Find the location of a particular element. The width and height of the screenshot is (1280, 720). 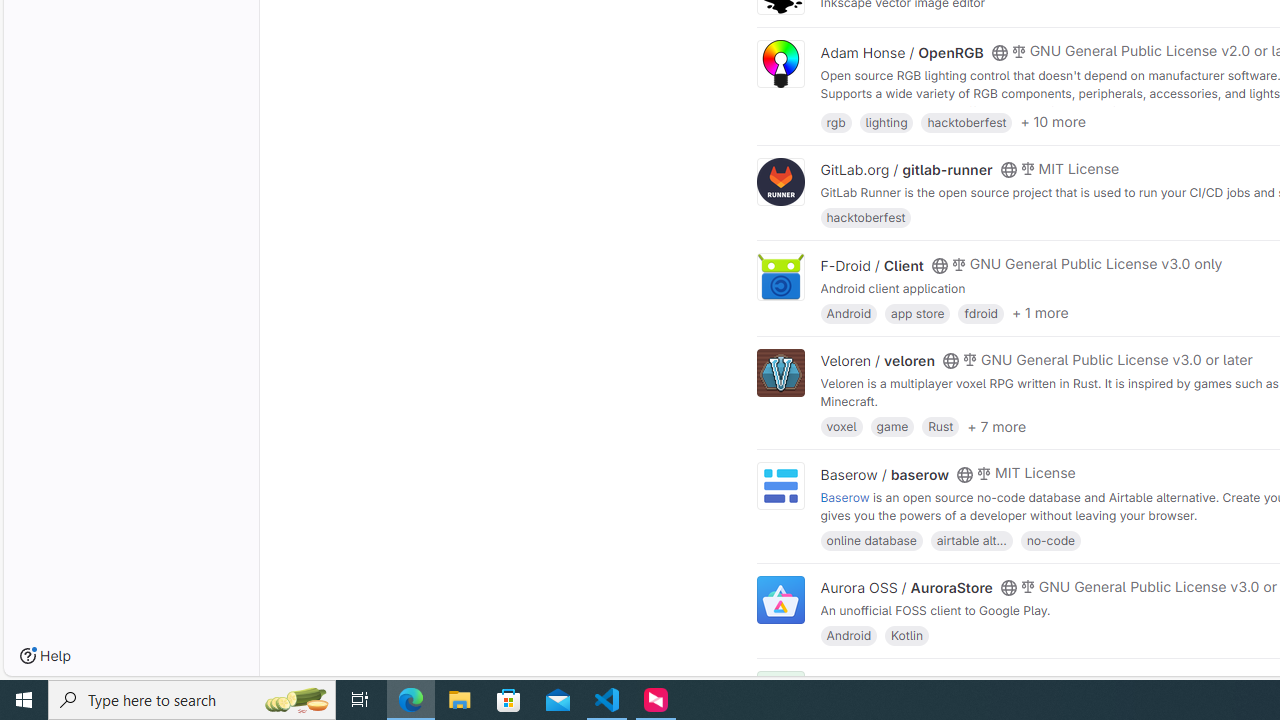

'F-Droid / Client' is located at coordinates (872, 264).